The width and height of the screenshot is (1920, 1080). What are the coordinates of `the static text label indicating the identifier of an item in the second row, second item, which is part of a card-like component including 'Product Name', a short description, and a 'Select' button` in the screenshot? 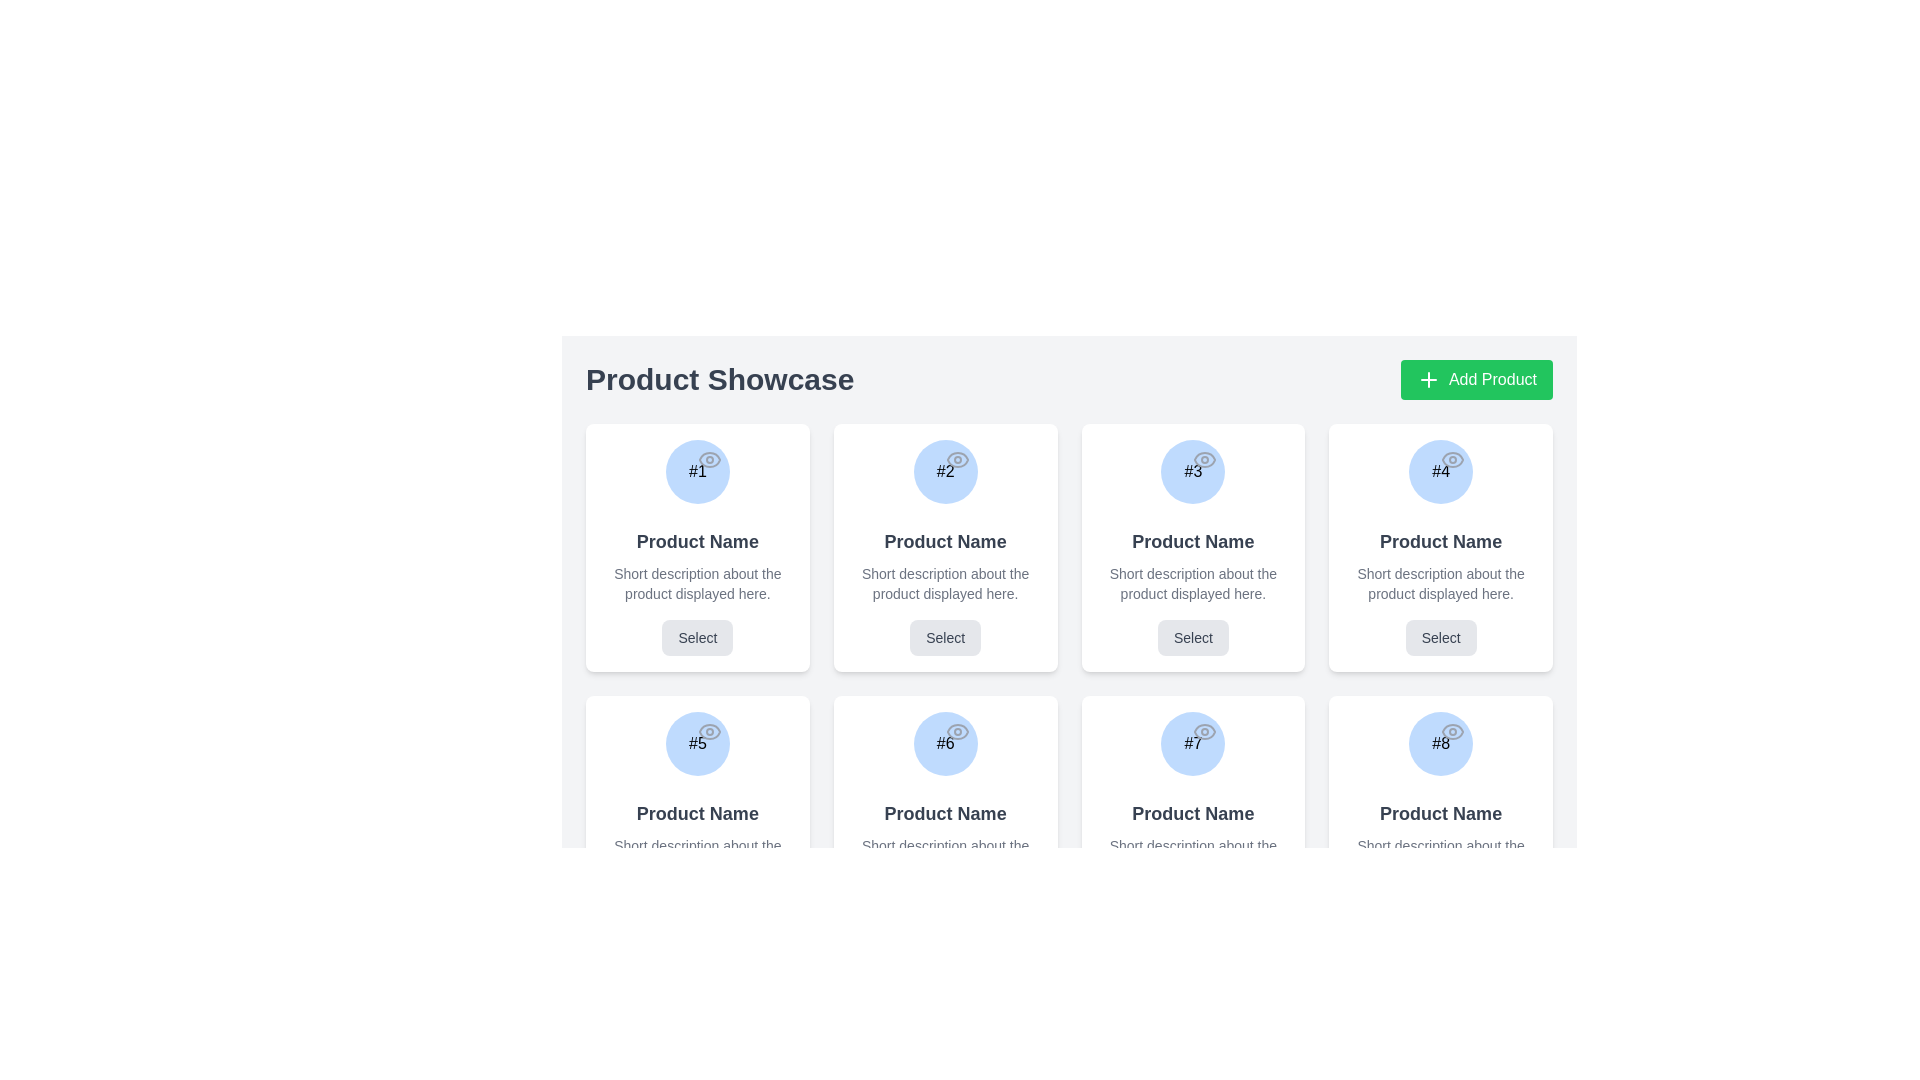 It's located at (944, 744).